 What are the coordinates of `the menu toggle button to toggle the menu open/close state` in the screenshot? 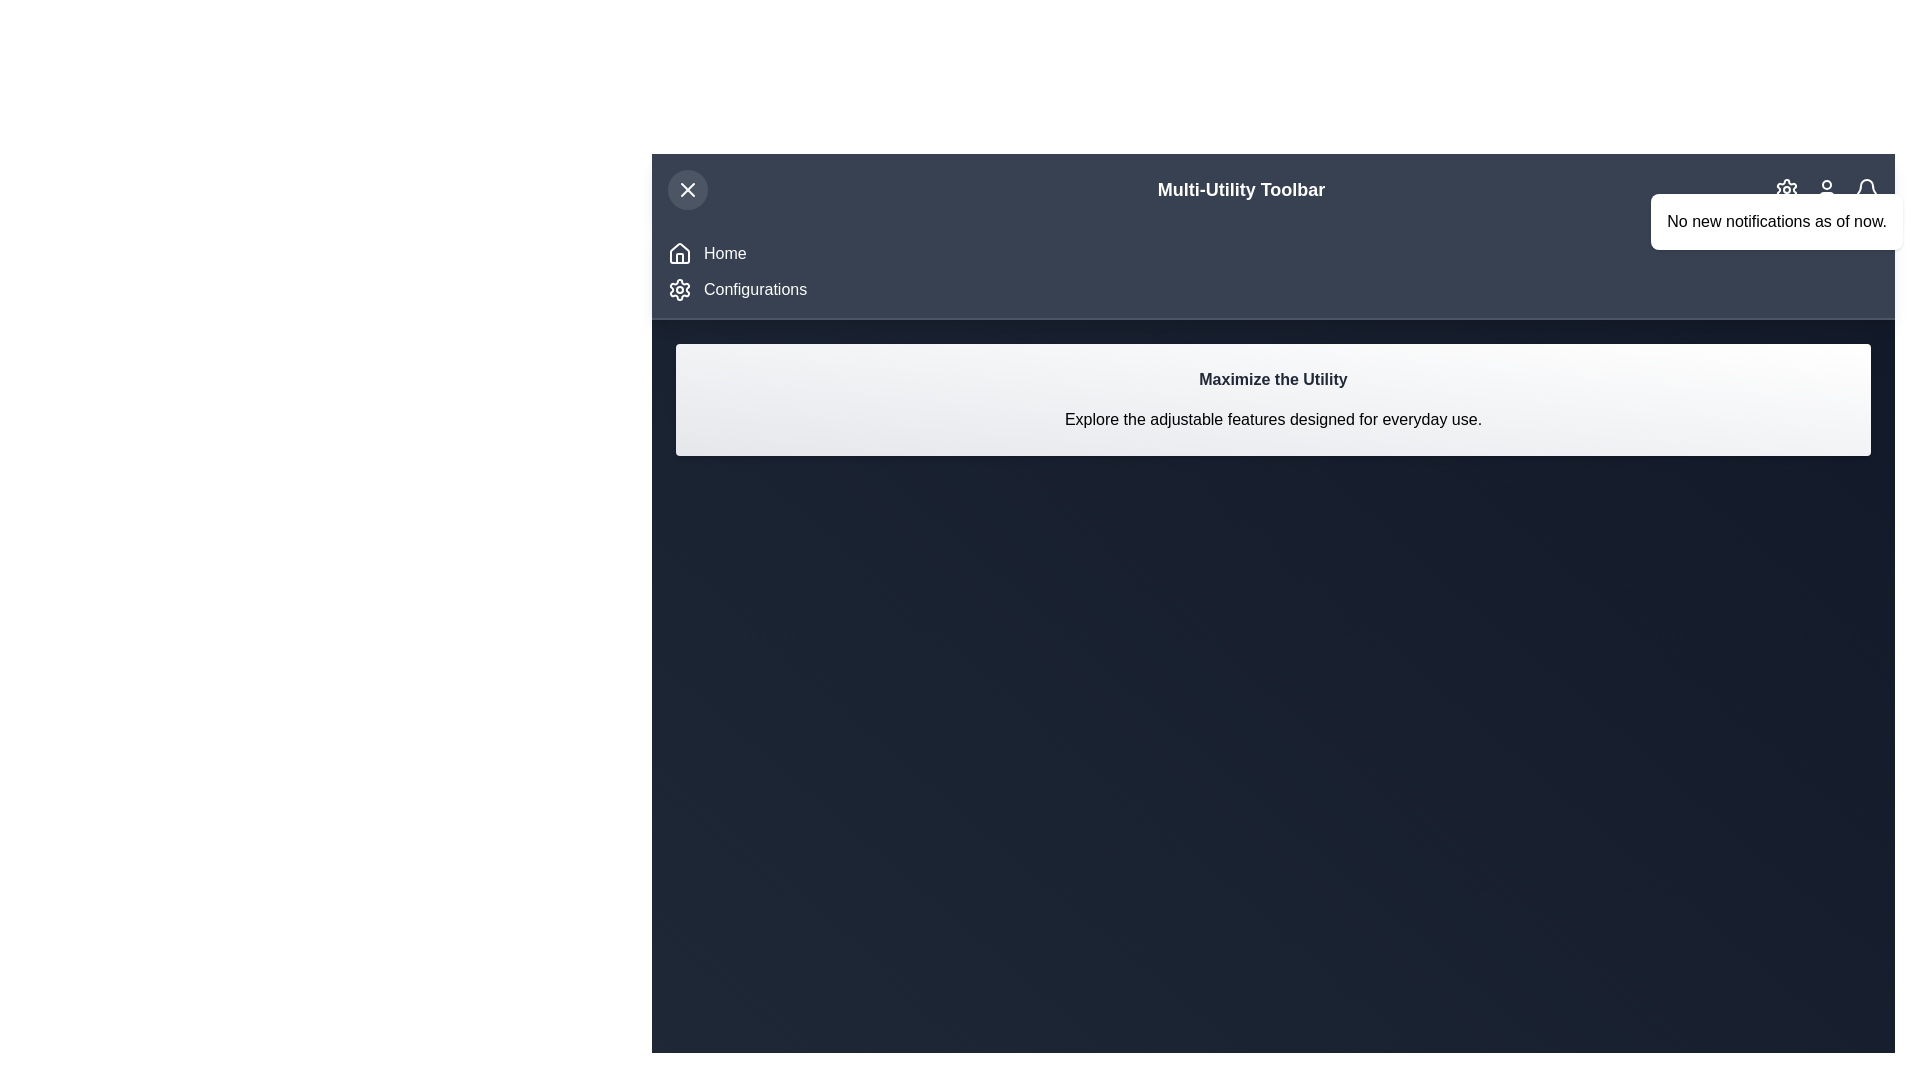 It's located at (687, 189).